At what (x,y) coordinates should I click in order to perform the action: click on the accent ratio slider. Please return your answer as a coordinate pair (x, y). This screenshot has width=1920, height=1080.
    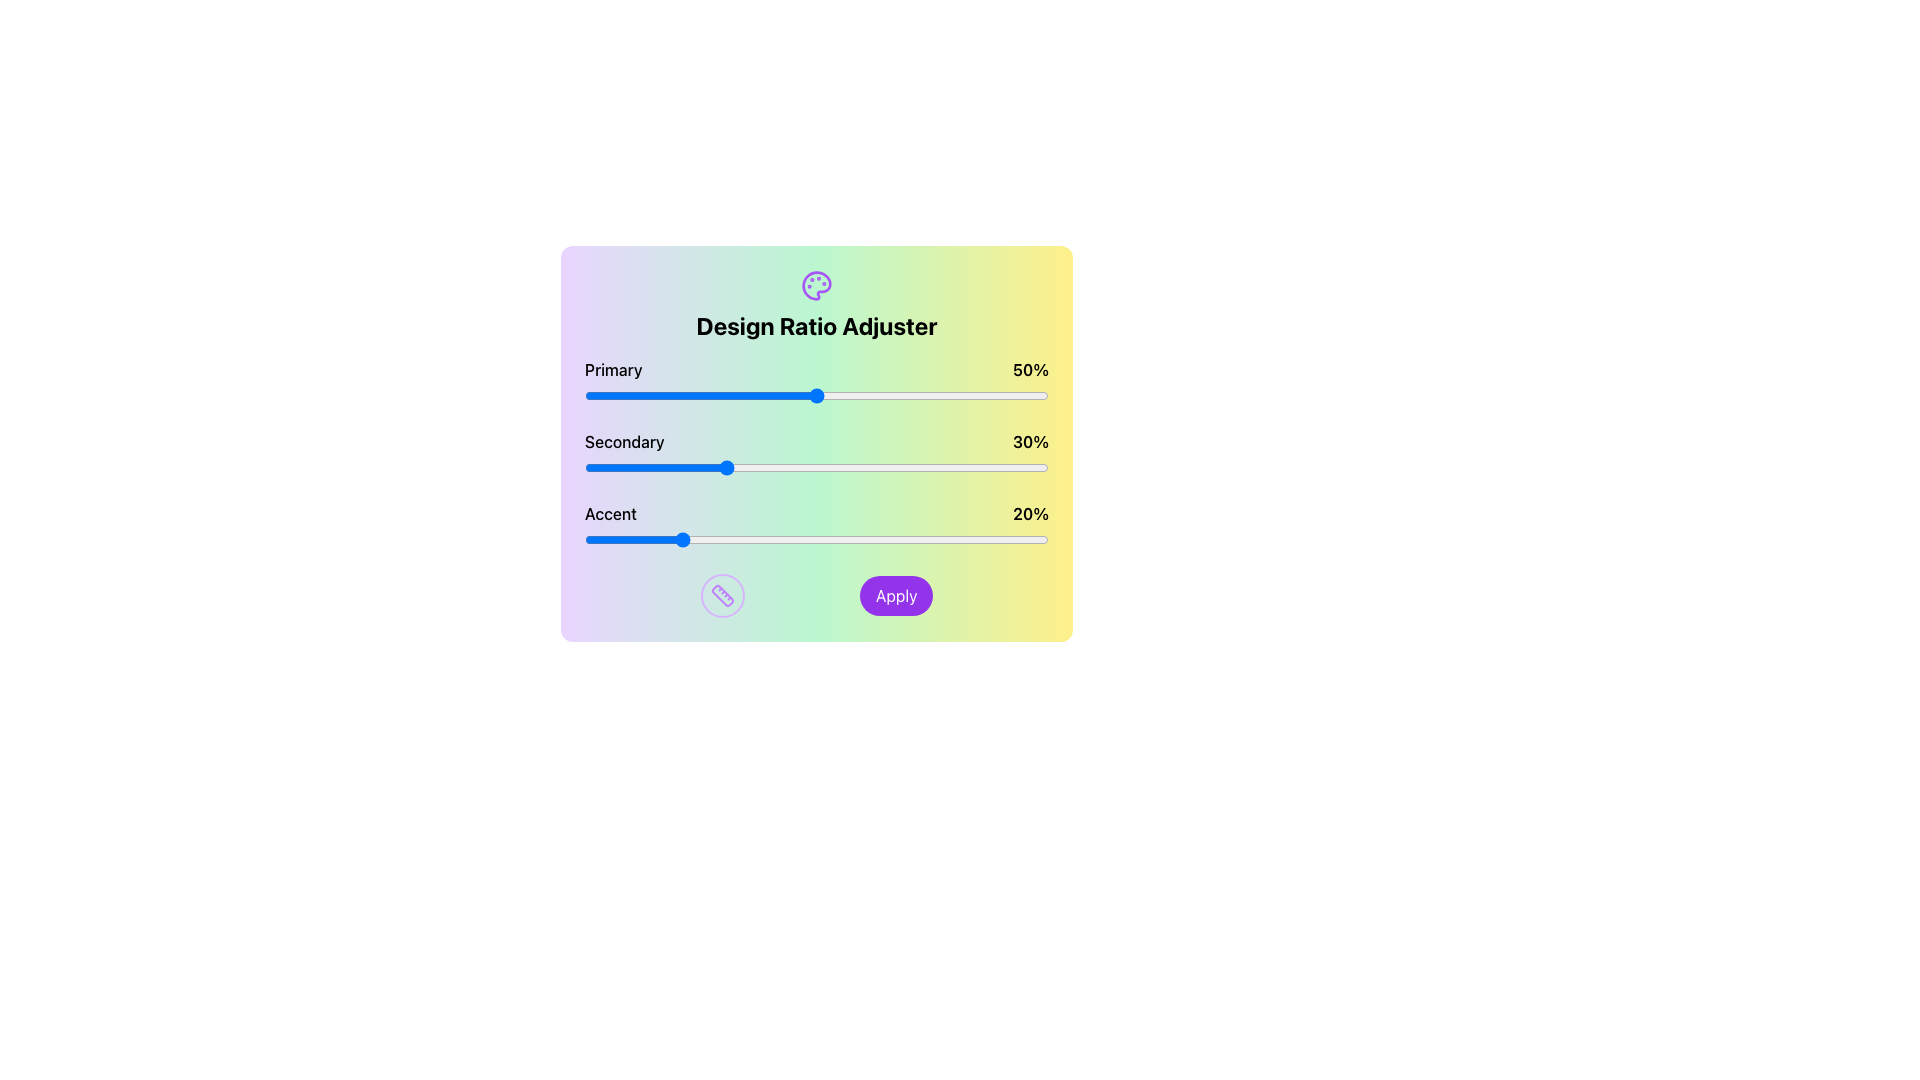
    Looking at the image, I should click on (625, 540).